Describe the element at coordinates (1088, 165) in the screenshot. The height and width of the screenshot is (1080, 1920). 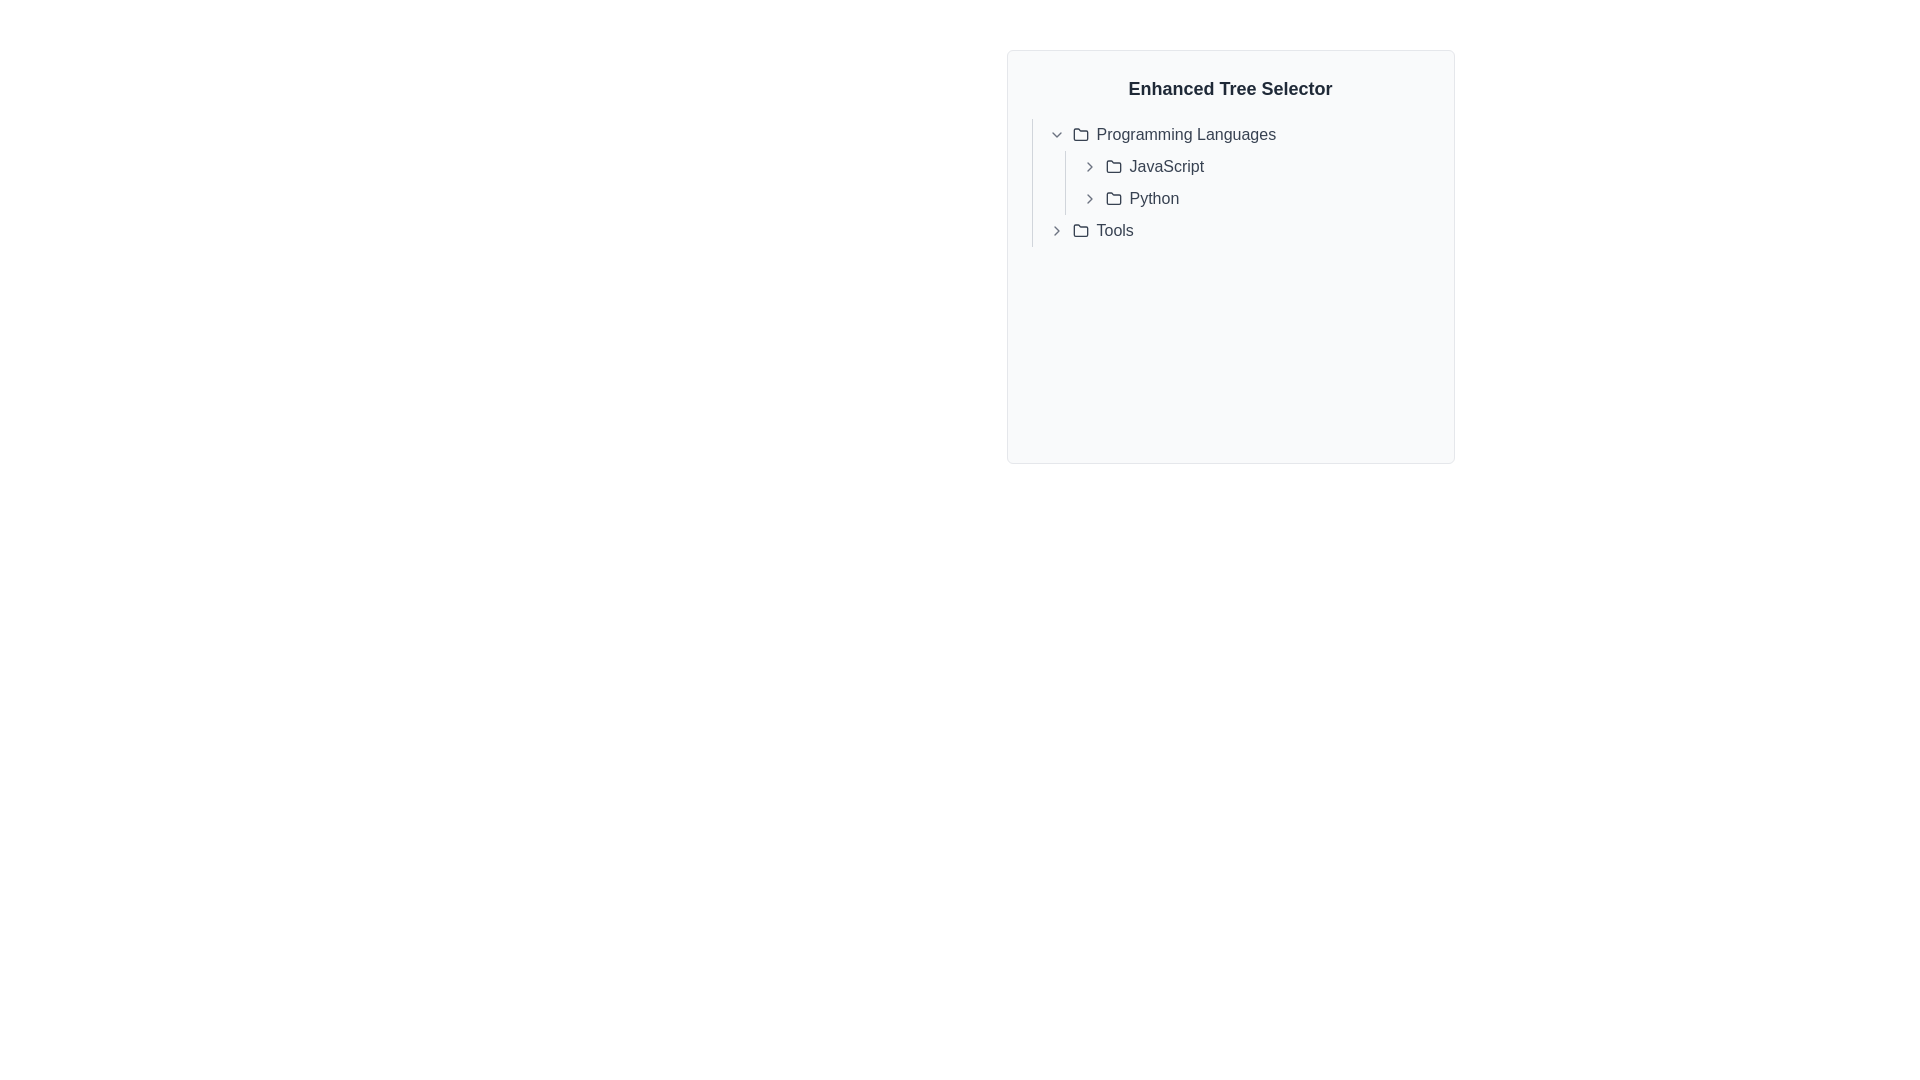
I see `the Interactive icon (Chevron Right) located within the 'JavaScript' group` at that location.